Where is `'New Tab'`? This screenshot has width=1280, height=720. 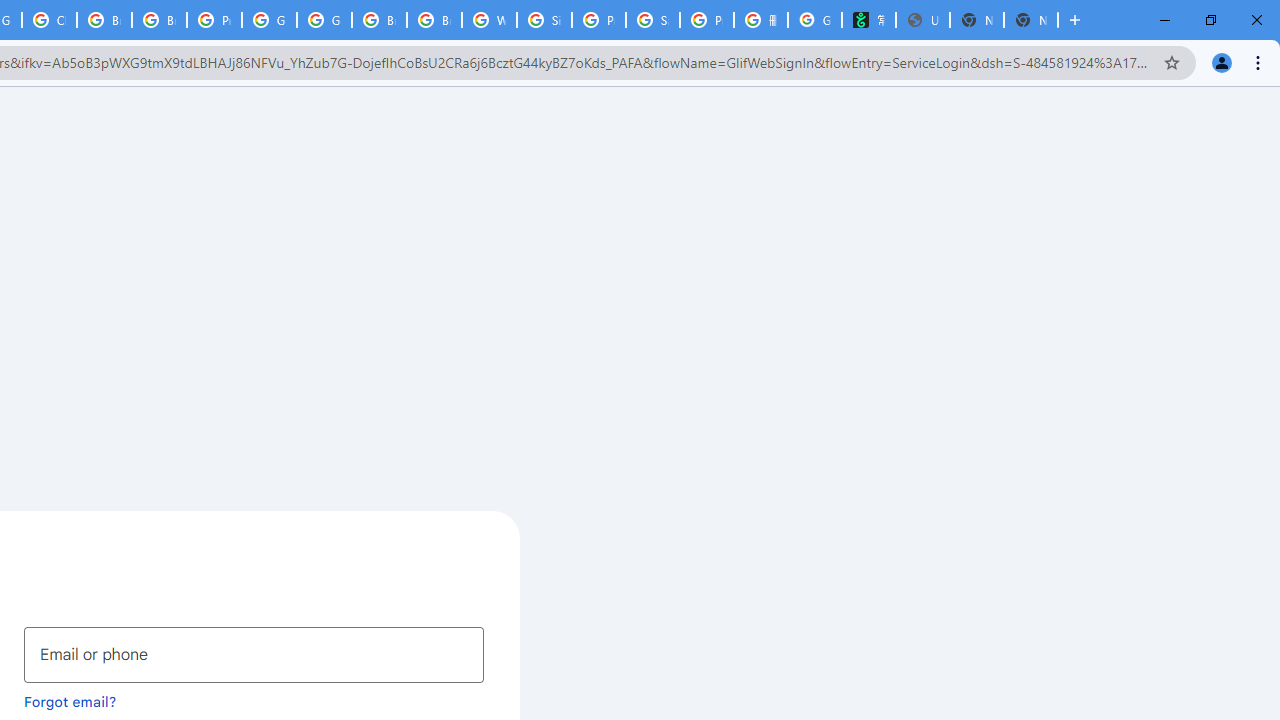
'New Tab' is located at coordinates (1031, 20).